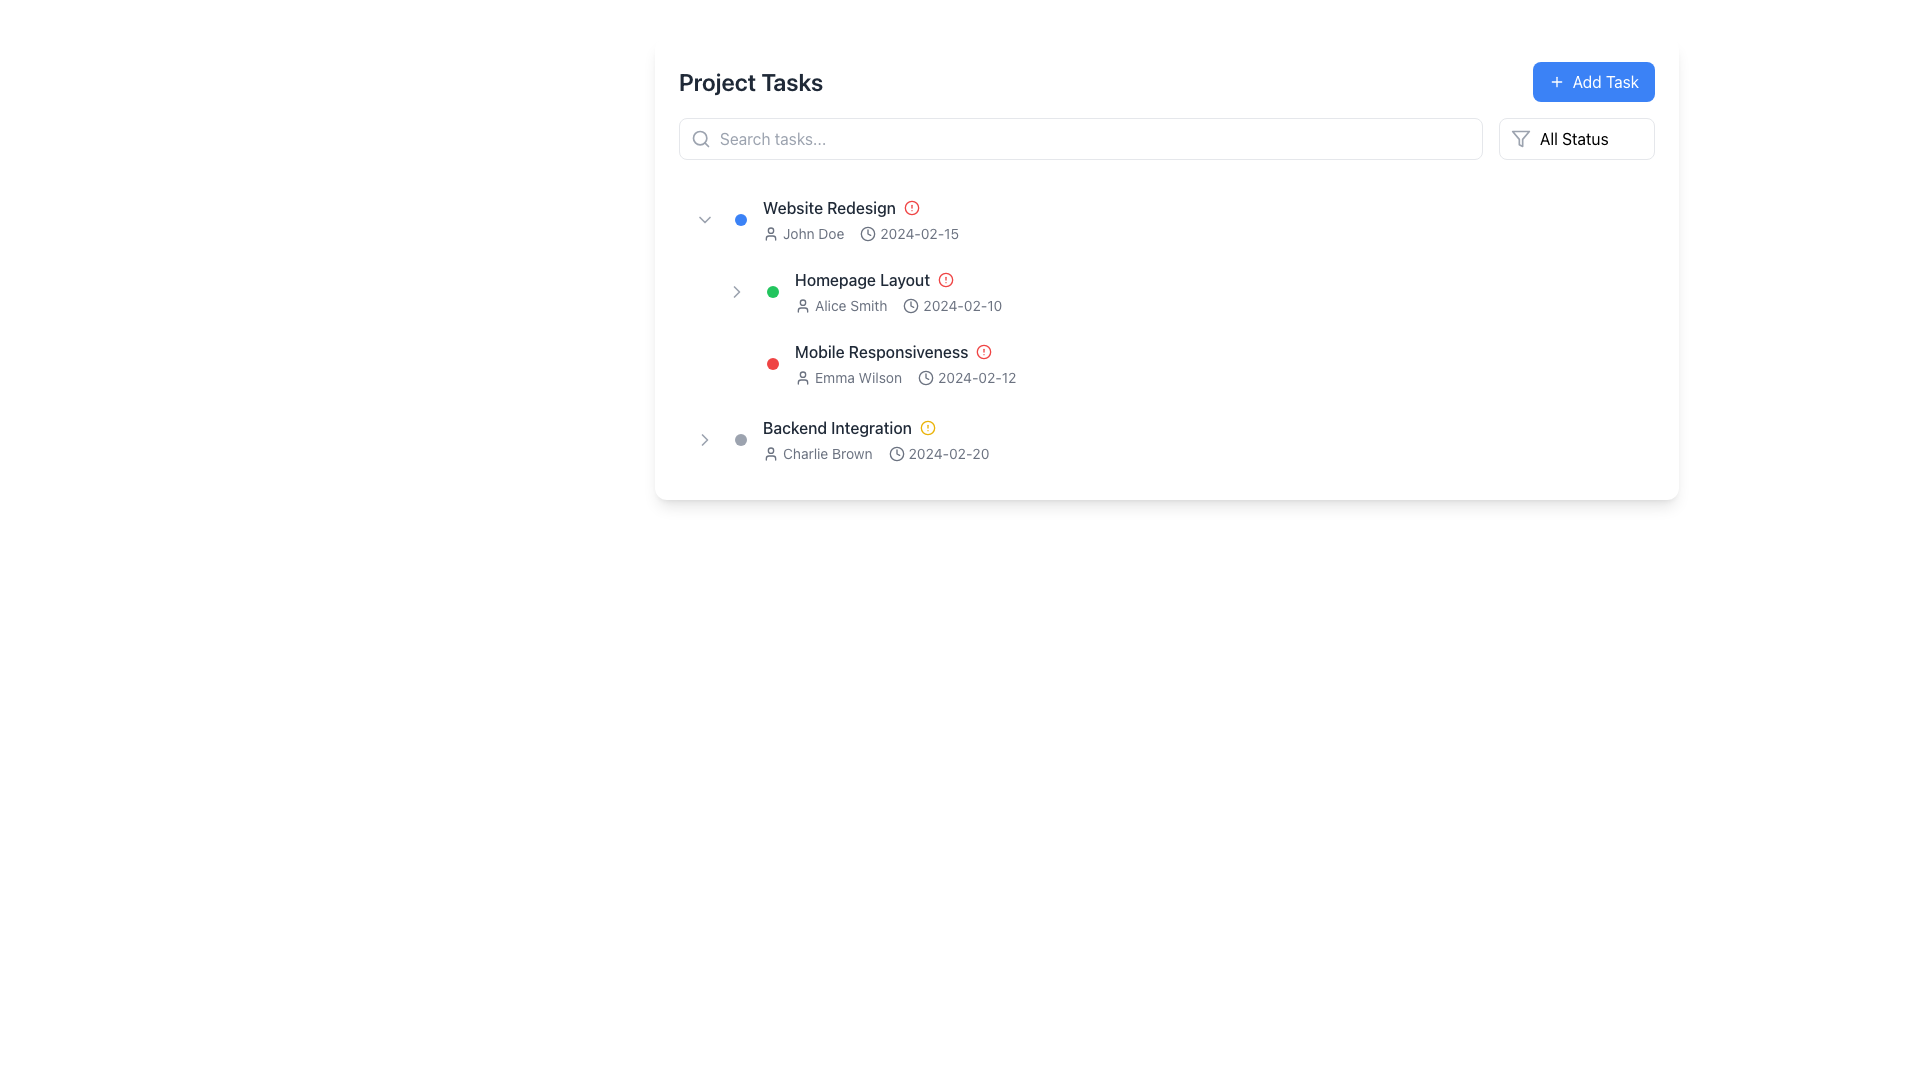 This screenshot has height=1080, width=1920. What do you see at coordinates (705, 219) in the screenshot?
I see `the dropdown toggle or chevron icon located at the far left of the 'Website Redesign' task row` at bounding box center [705, 219].